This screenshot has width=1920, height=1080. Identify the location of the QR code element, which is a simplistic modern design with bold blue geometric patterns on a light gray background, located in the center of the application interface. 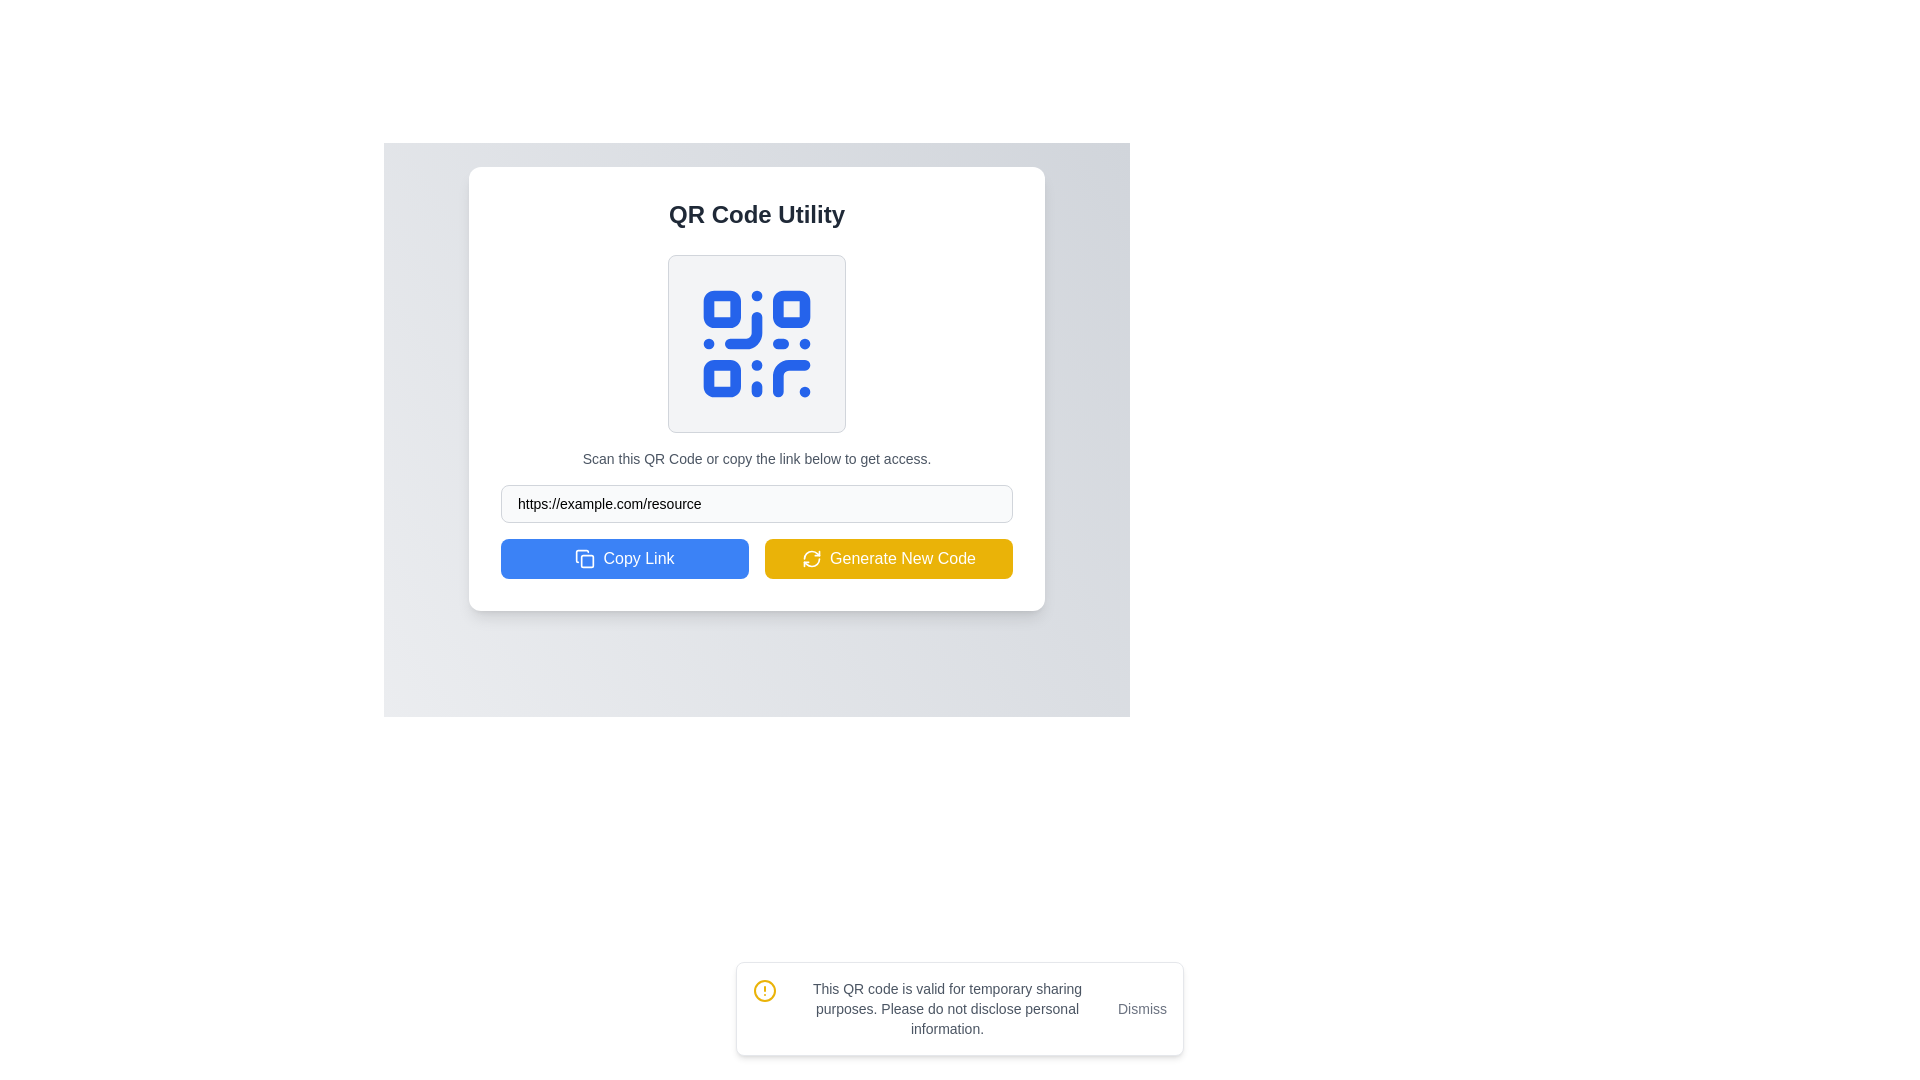
(756, 342).